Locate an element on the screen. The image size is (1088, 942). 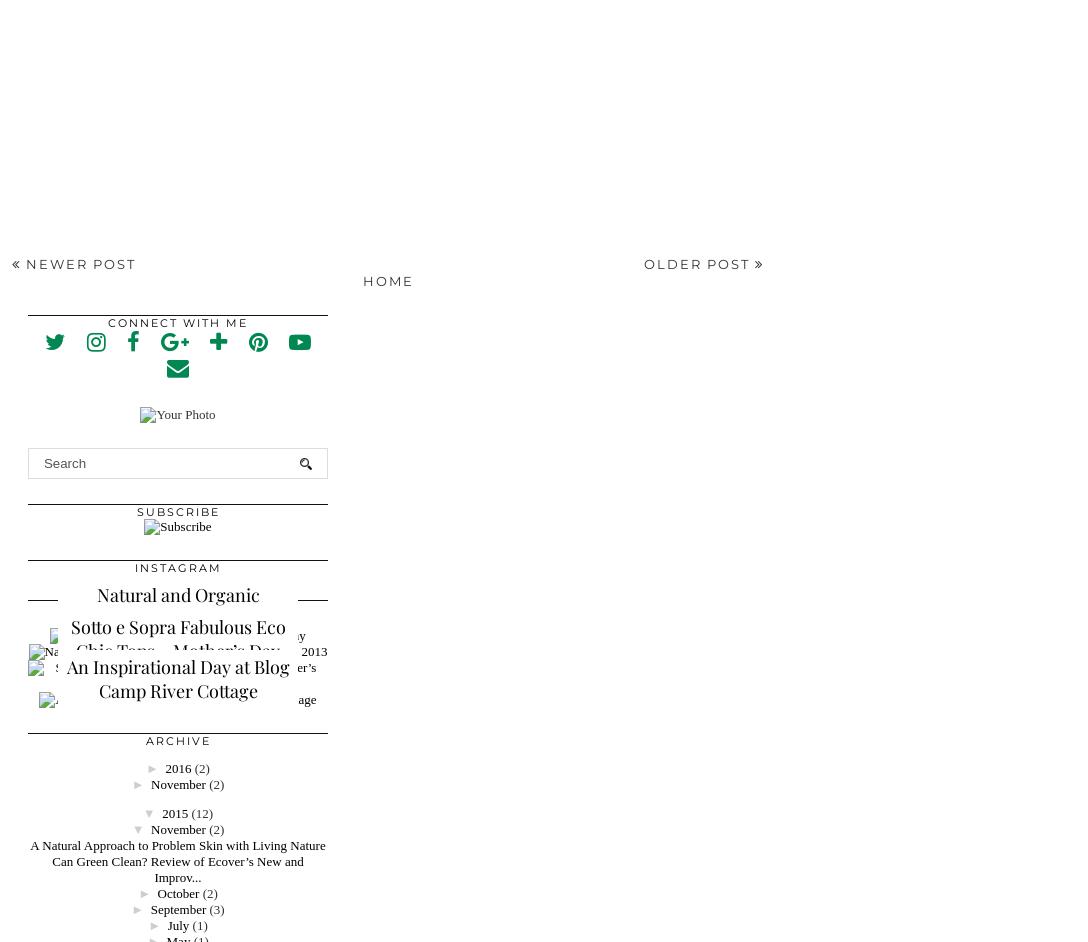
'Archive' is located at coordinates (176, 739).